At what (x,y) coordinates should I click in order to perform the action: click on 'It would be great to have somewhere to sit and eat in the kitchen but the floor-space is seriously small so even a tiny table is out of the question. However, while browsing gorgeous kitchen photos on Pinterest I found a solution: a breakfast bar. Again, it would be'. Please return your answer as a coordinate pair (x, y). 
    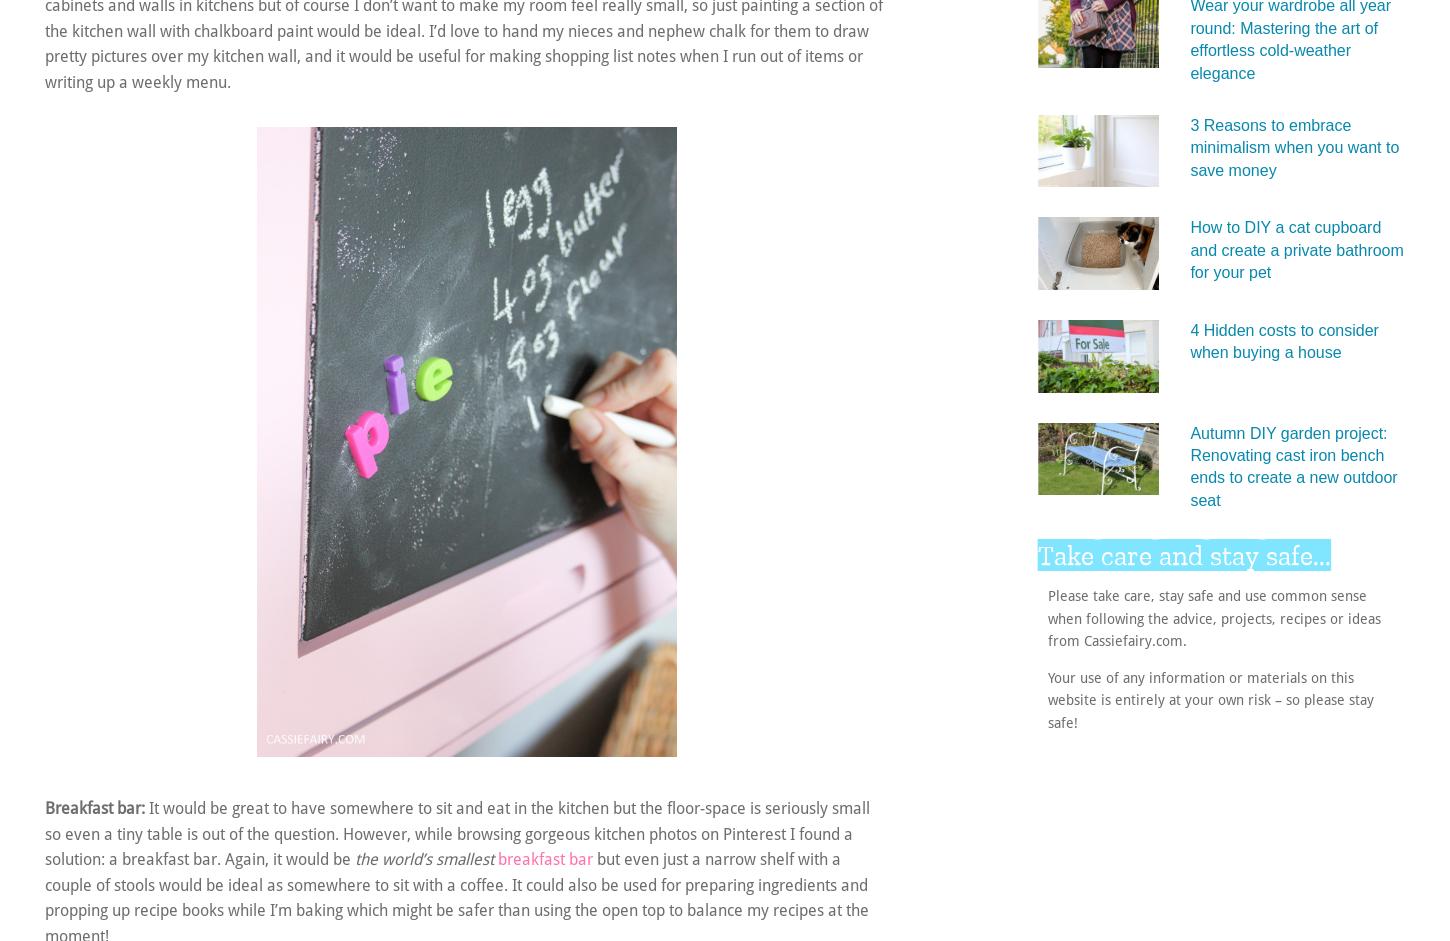
    Looking at the image, I should click on (44, 832).